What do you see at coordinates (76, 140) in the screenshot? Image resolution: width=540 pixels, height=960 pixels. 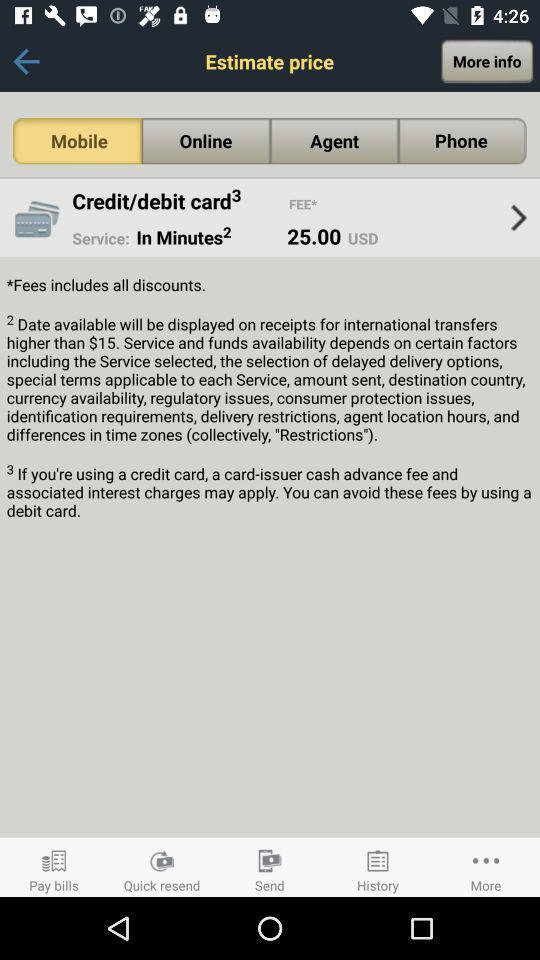 I see `item above the credit/debit card3 app` at bounding box center [76, 140].